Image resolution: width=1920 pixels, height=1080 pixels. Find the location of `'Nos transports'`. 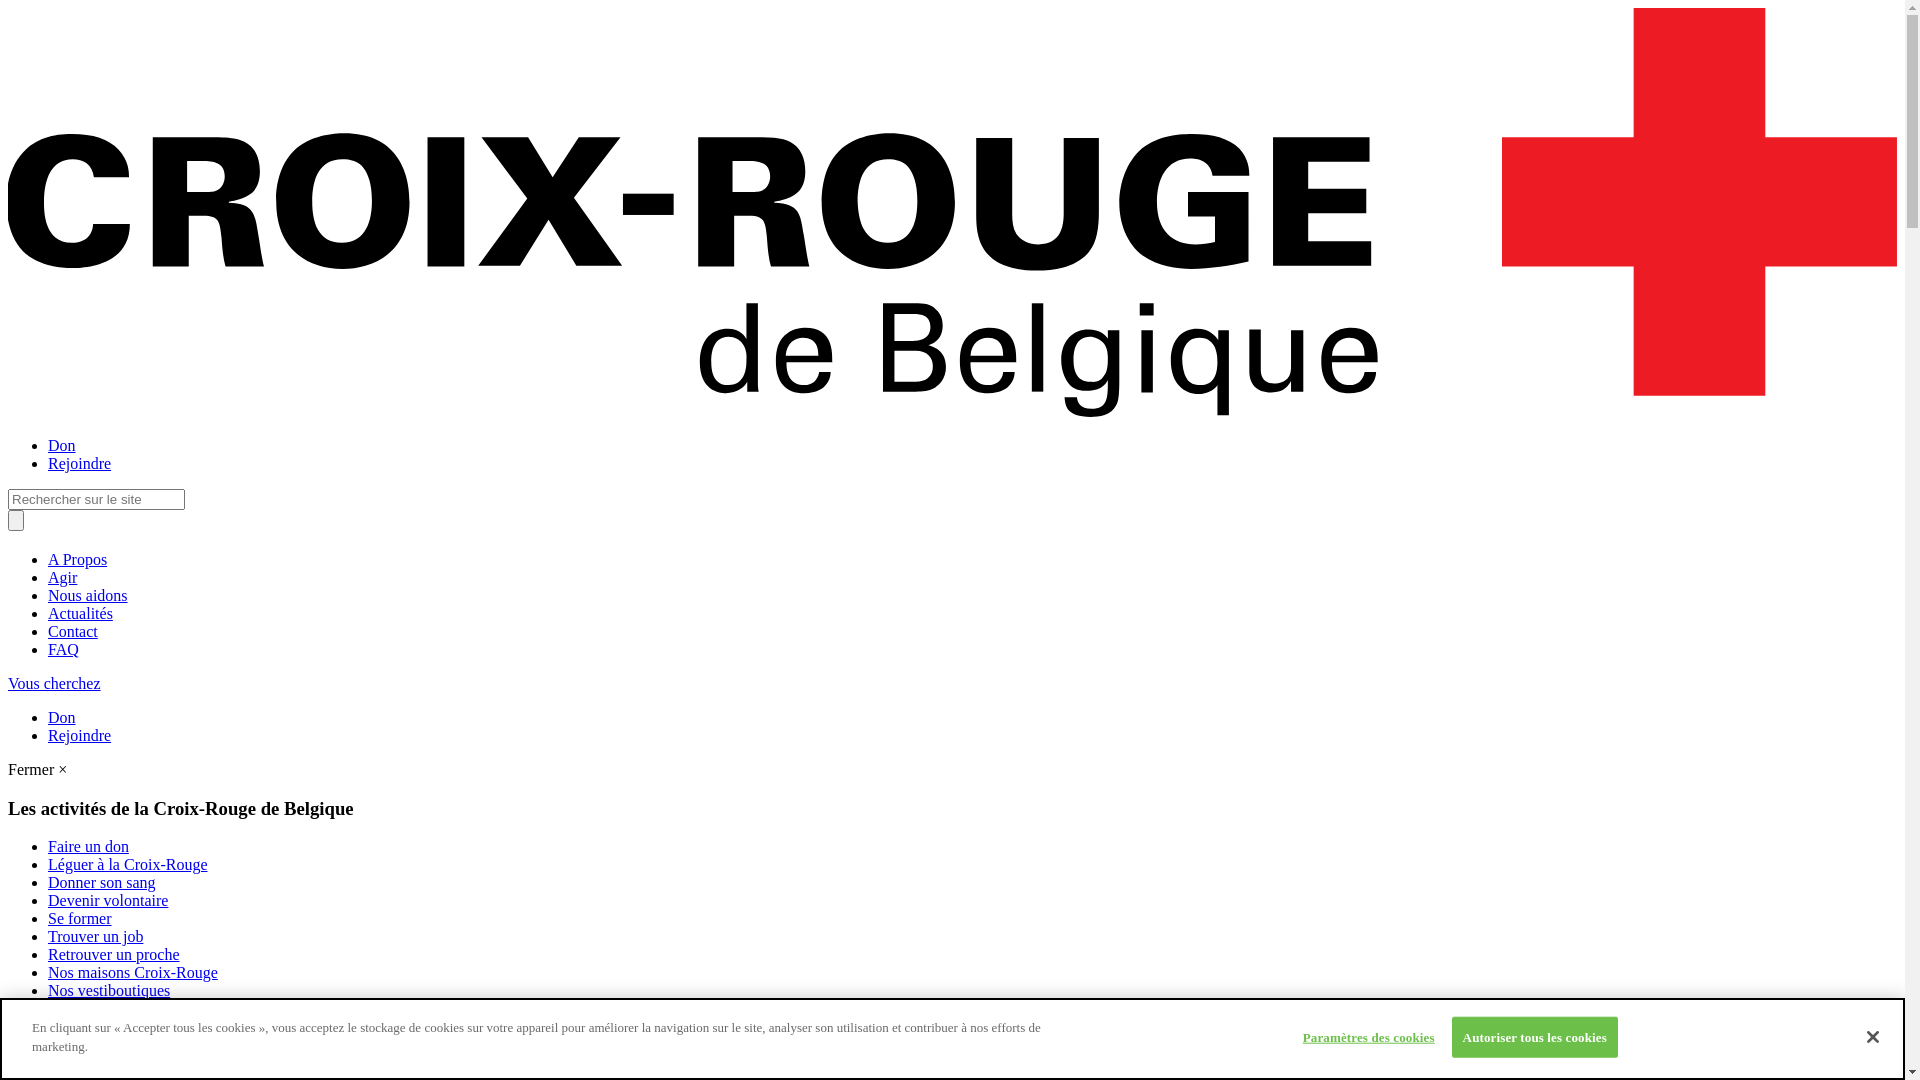

'Nos transports' is located at coordinates (48, 1026).